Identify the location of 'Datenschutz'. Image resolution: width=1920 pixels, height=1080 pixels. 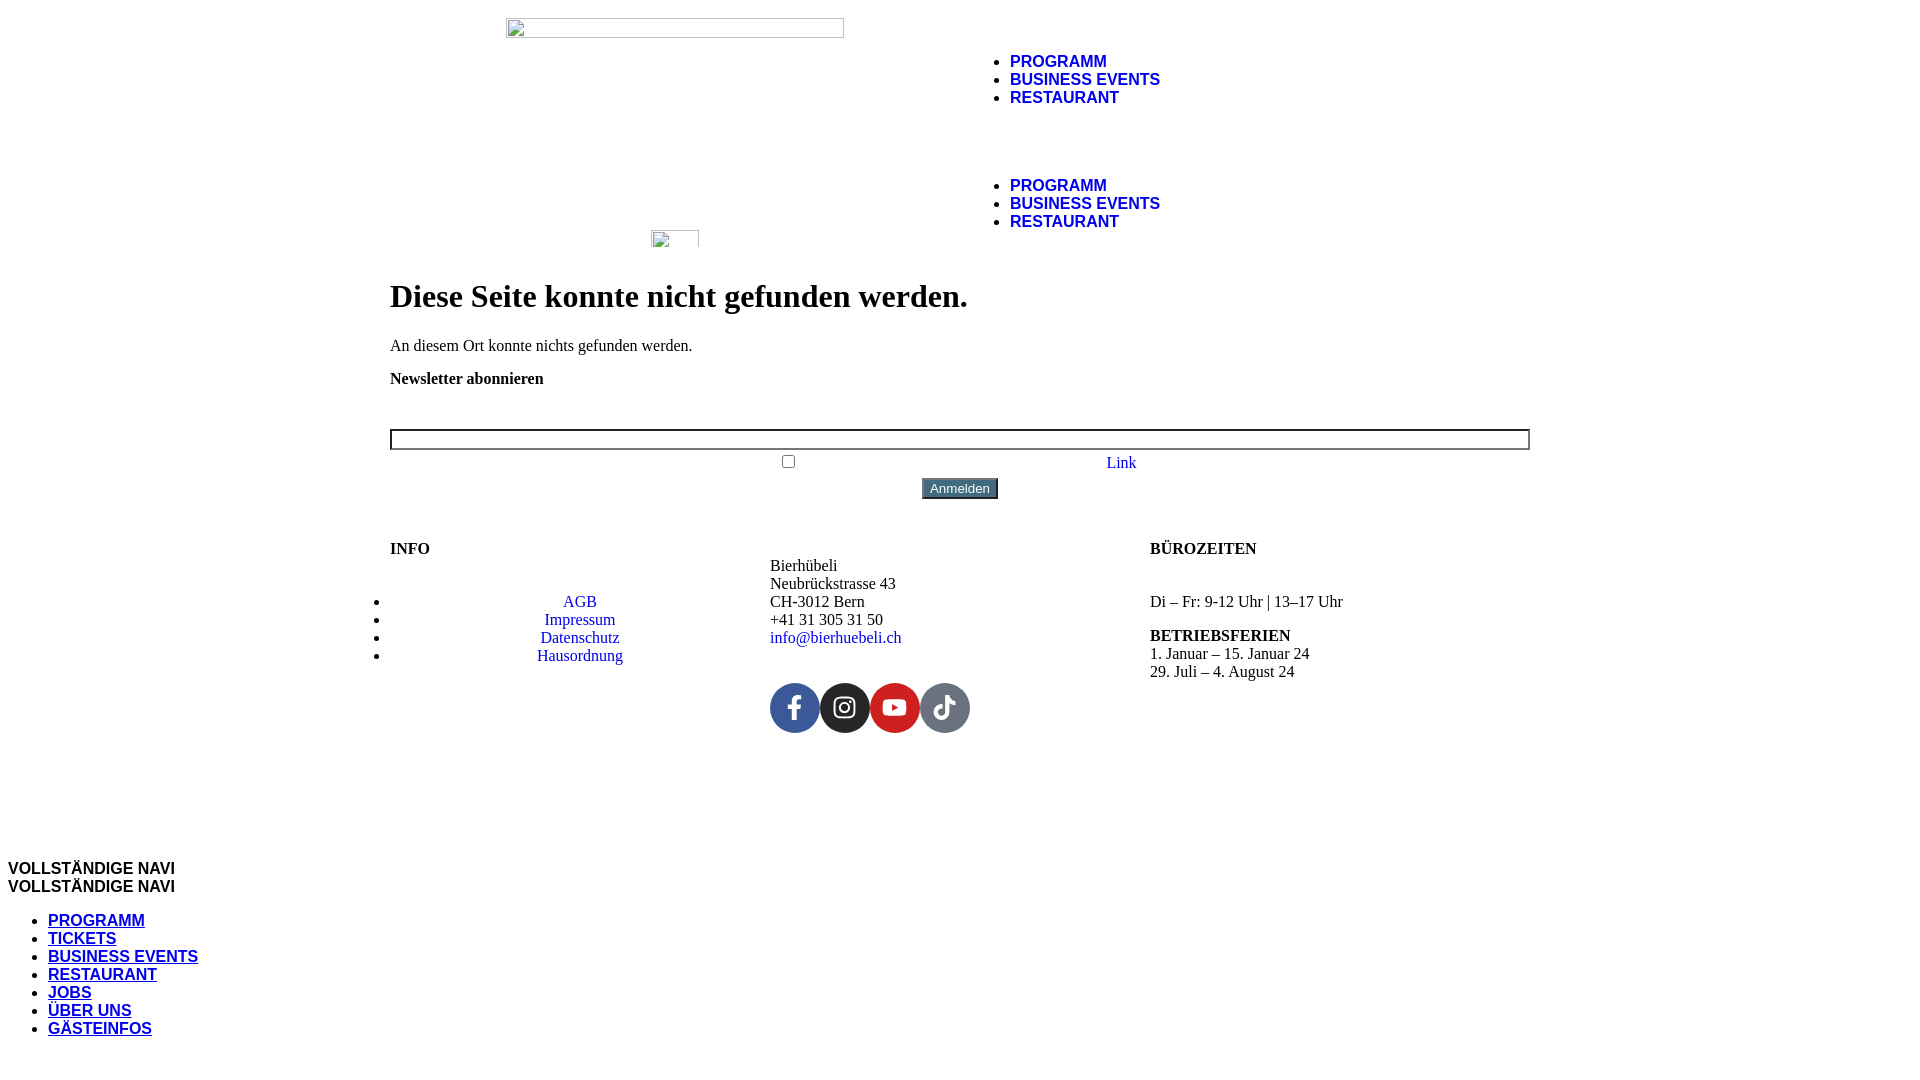
(578, 637).